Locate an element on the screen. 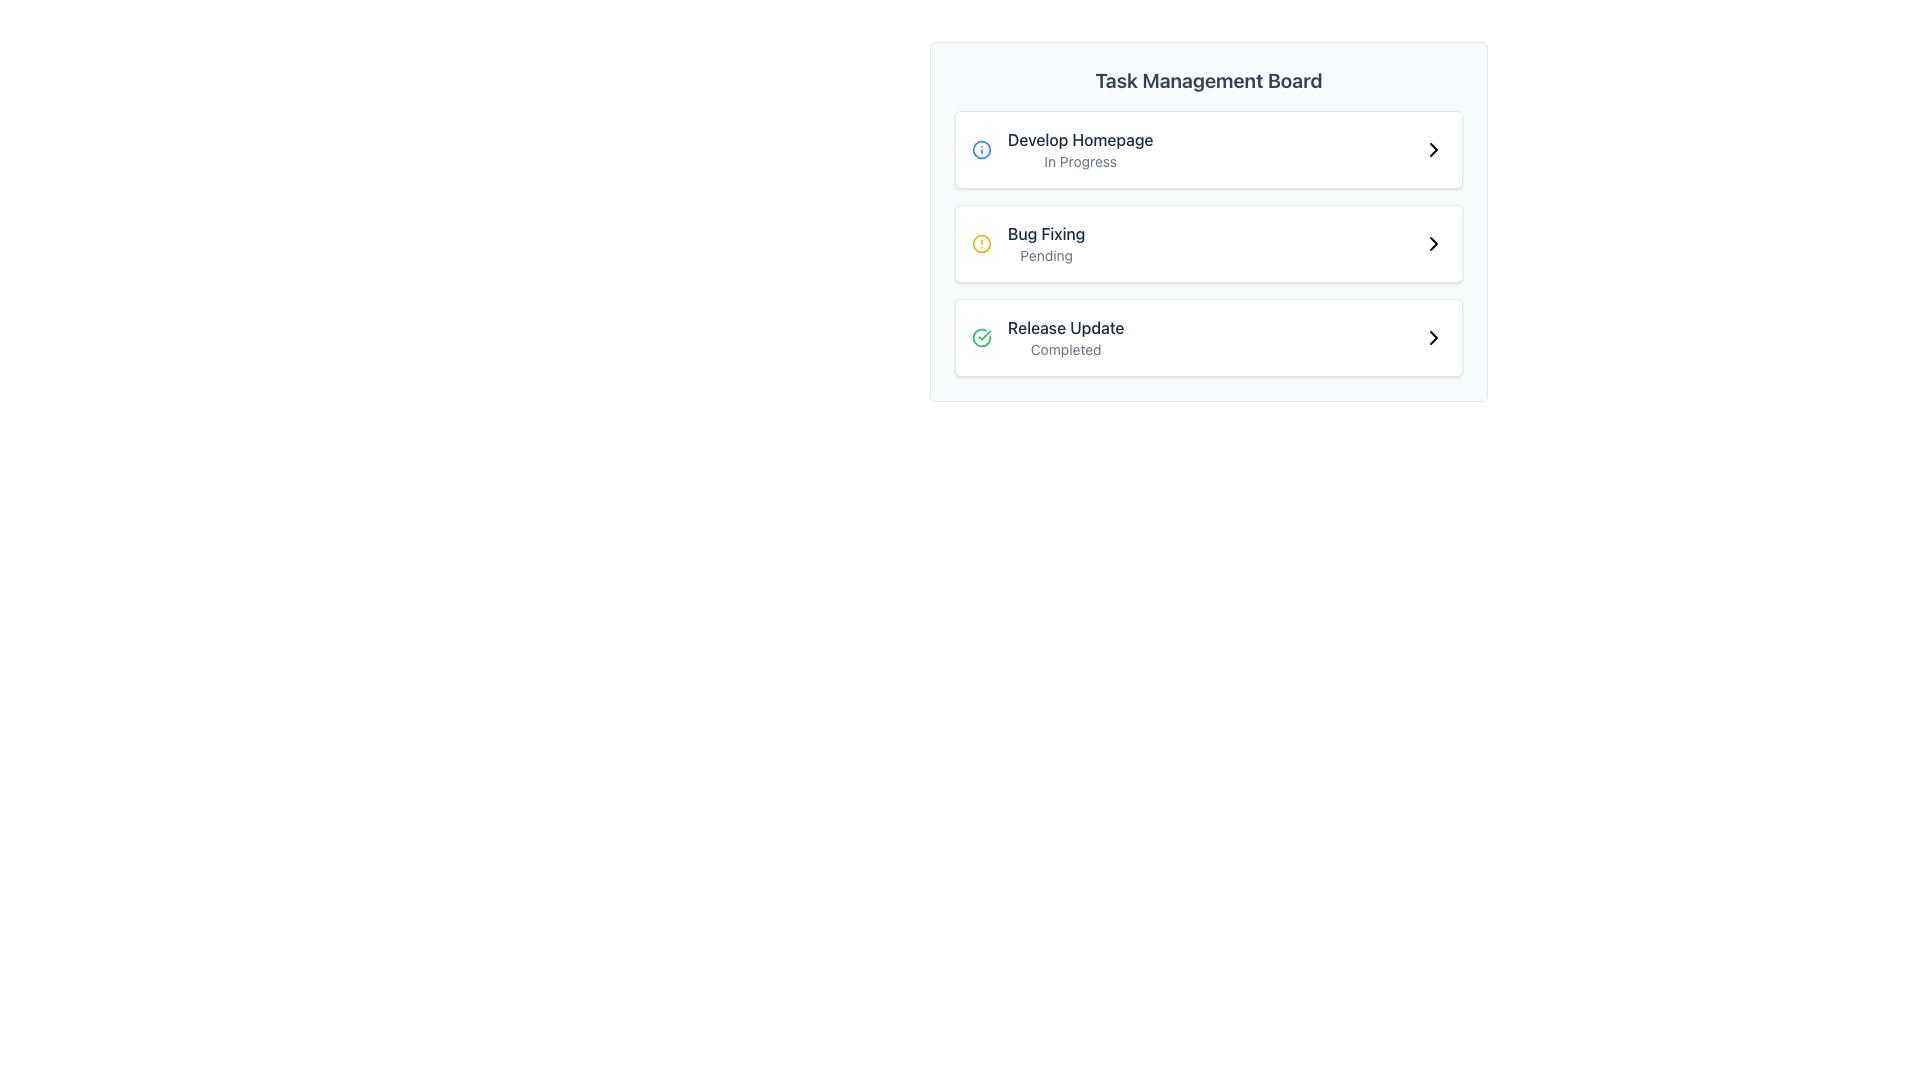 Image resolution: width=1920 pixels, height=1080 pixels. the chevron icon located at the far right end of the 'Release Update Completed' section is located at coordinates (1433, 337).